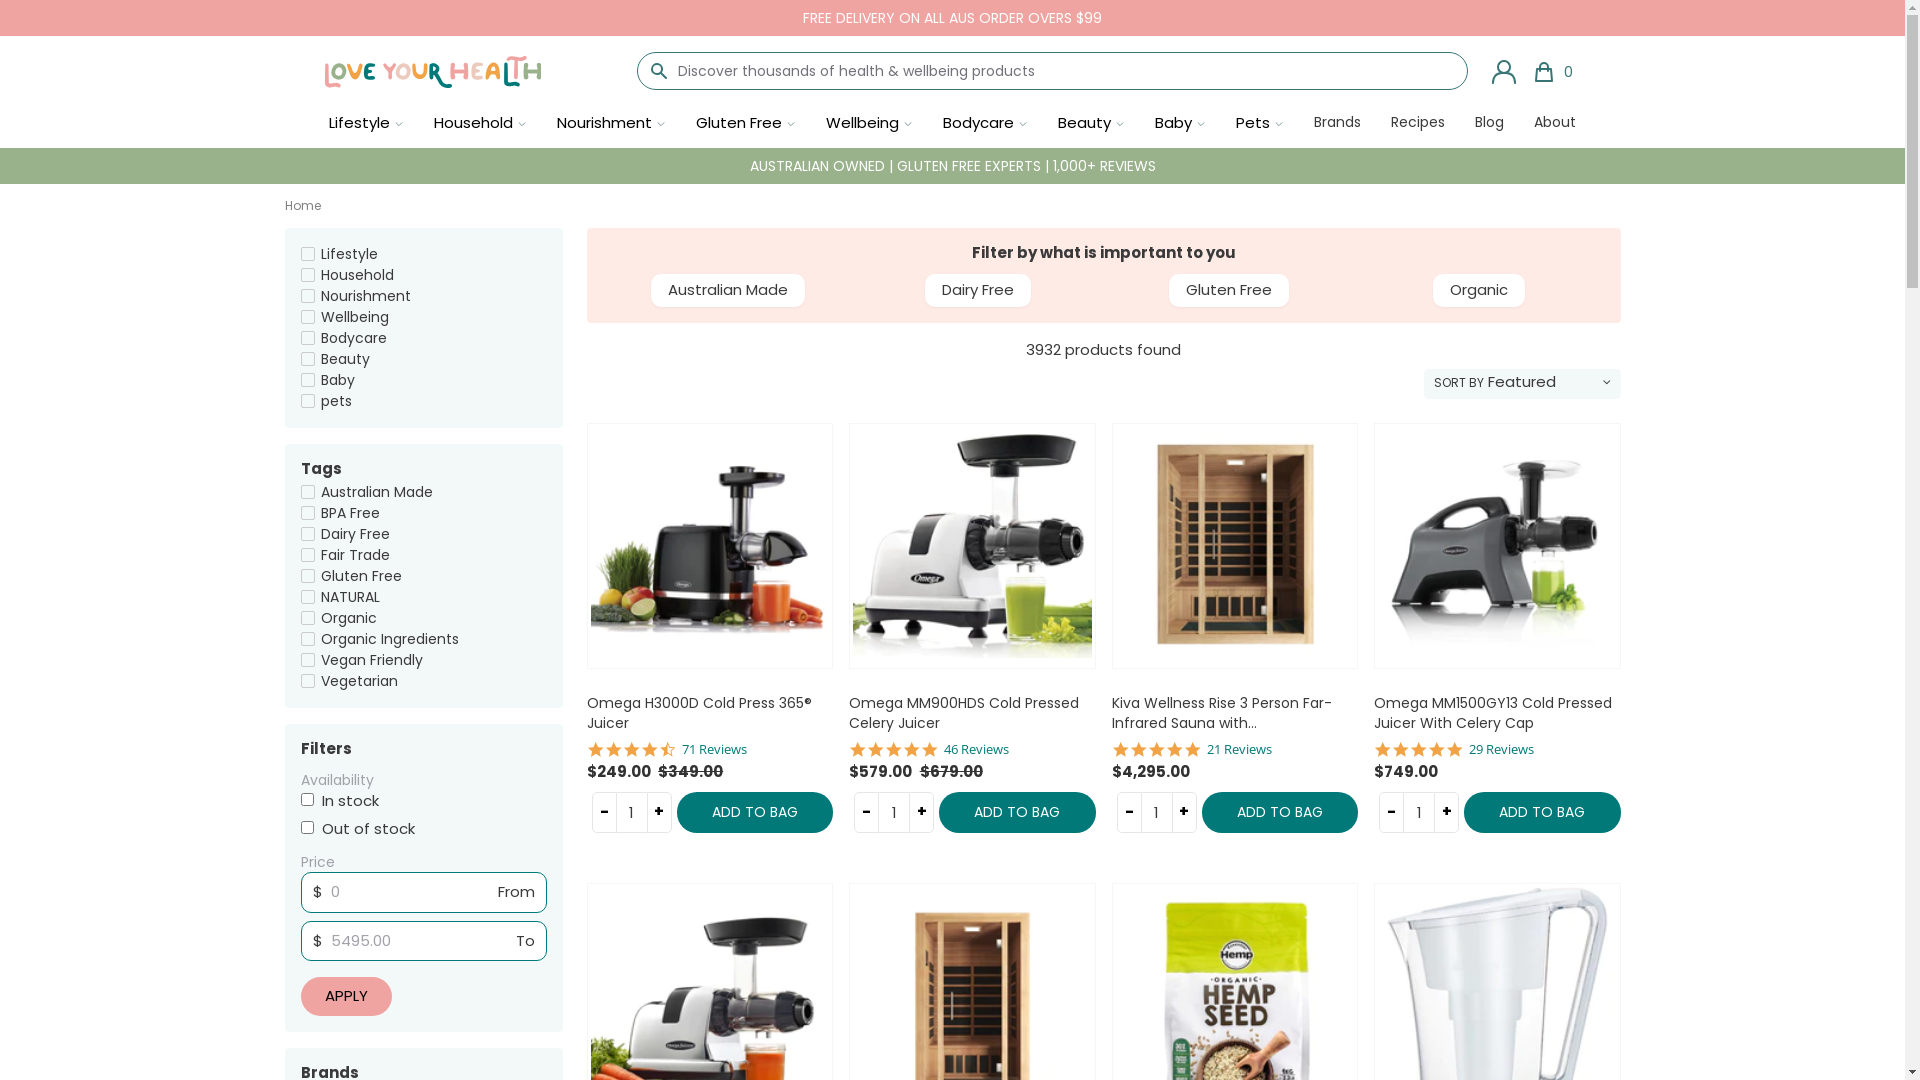  Describe the element at coordinates (345, 357) in the screenshot. I see `'Beauty'` at that location.